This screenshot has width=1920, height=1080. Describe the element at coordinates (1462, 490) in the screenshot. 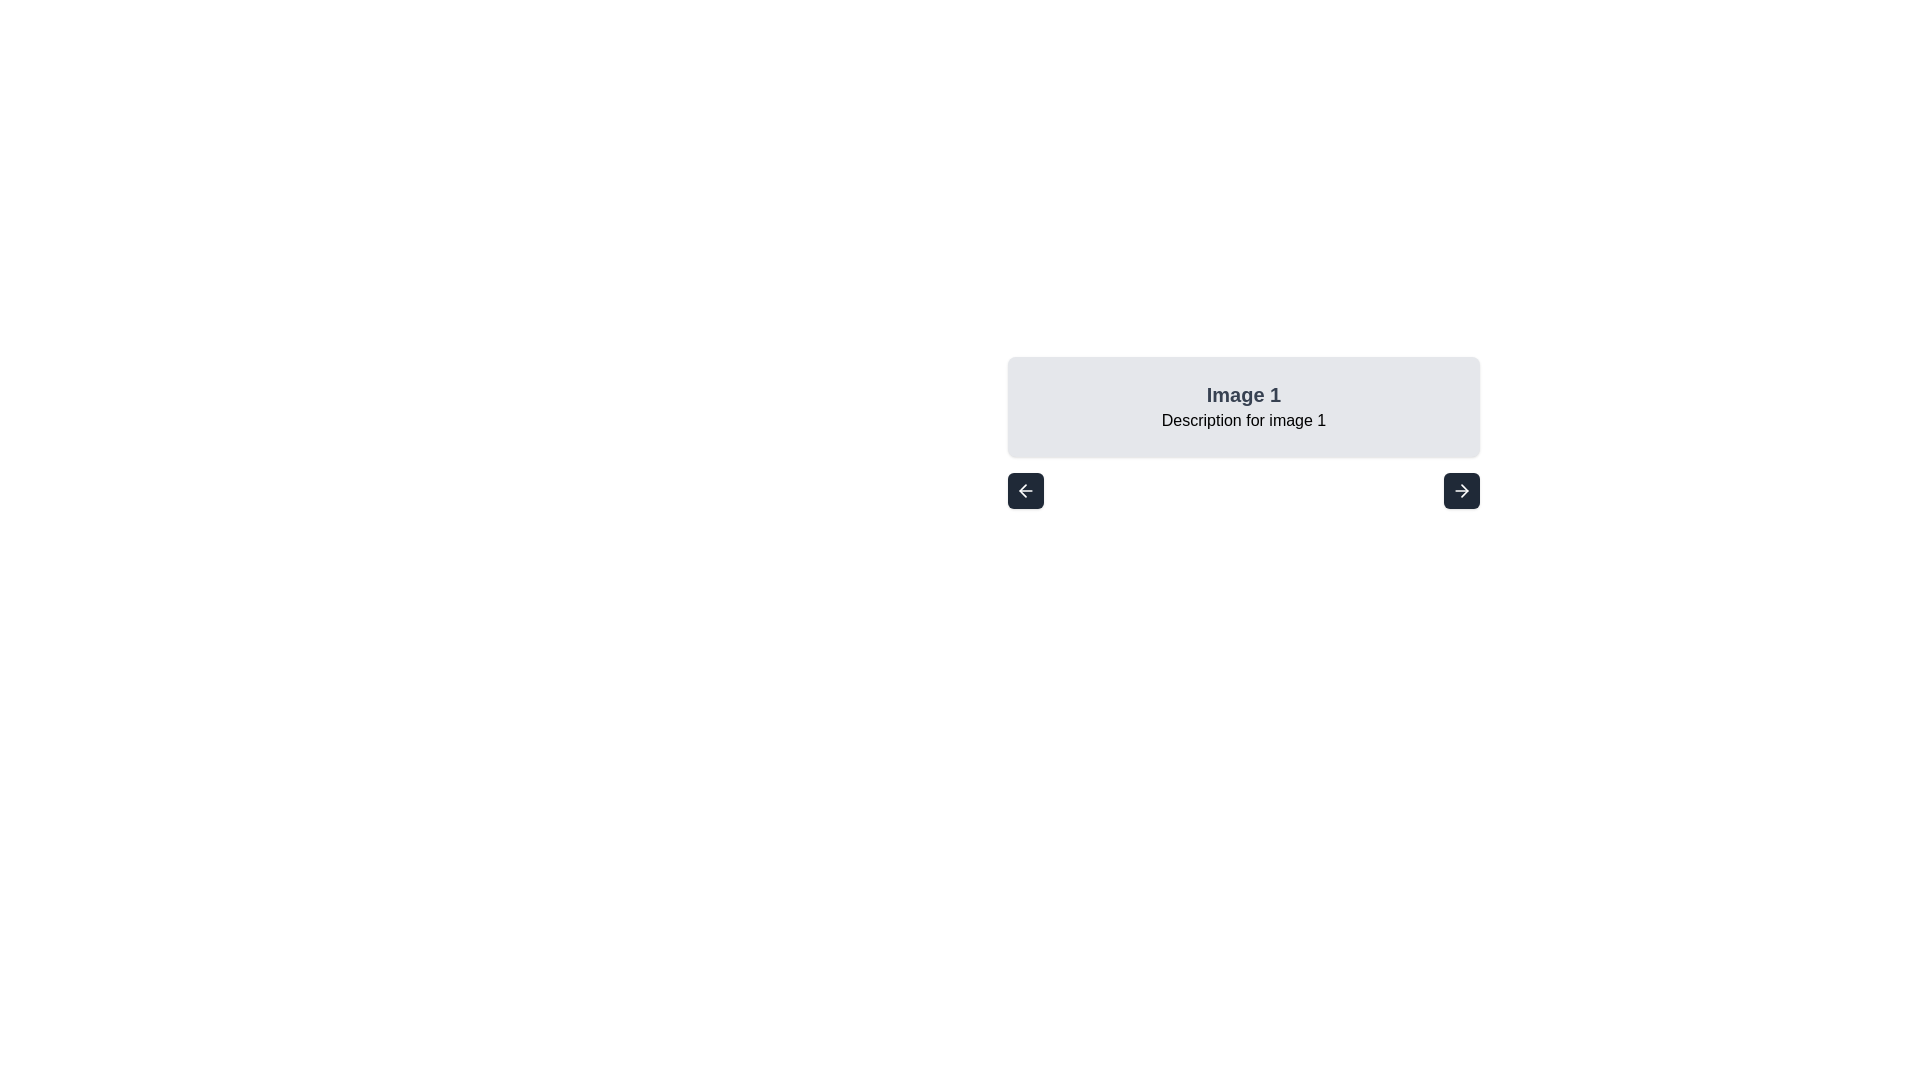

I see `the right arrow button to navigate to the next item in the carousel` at that location.